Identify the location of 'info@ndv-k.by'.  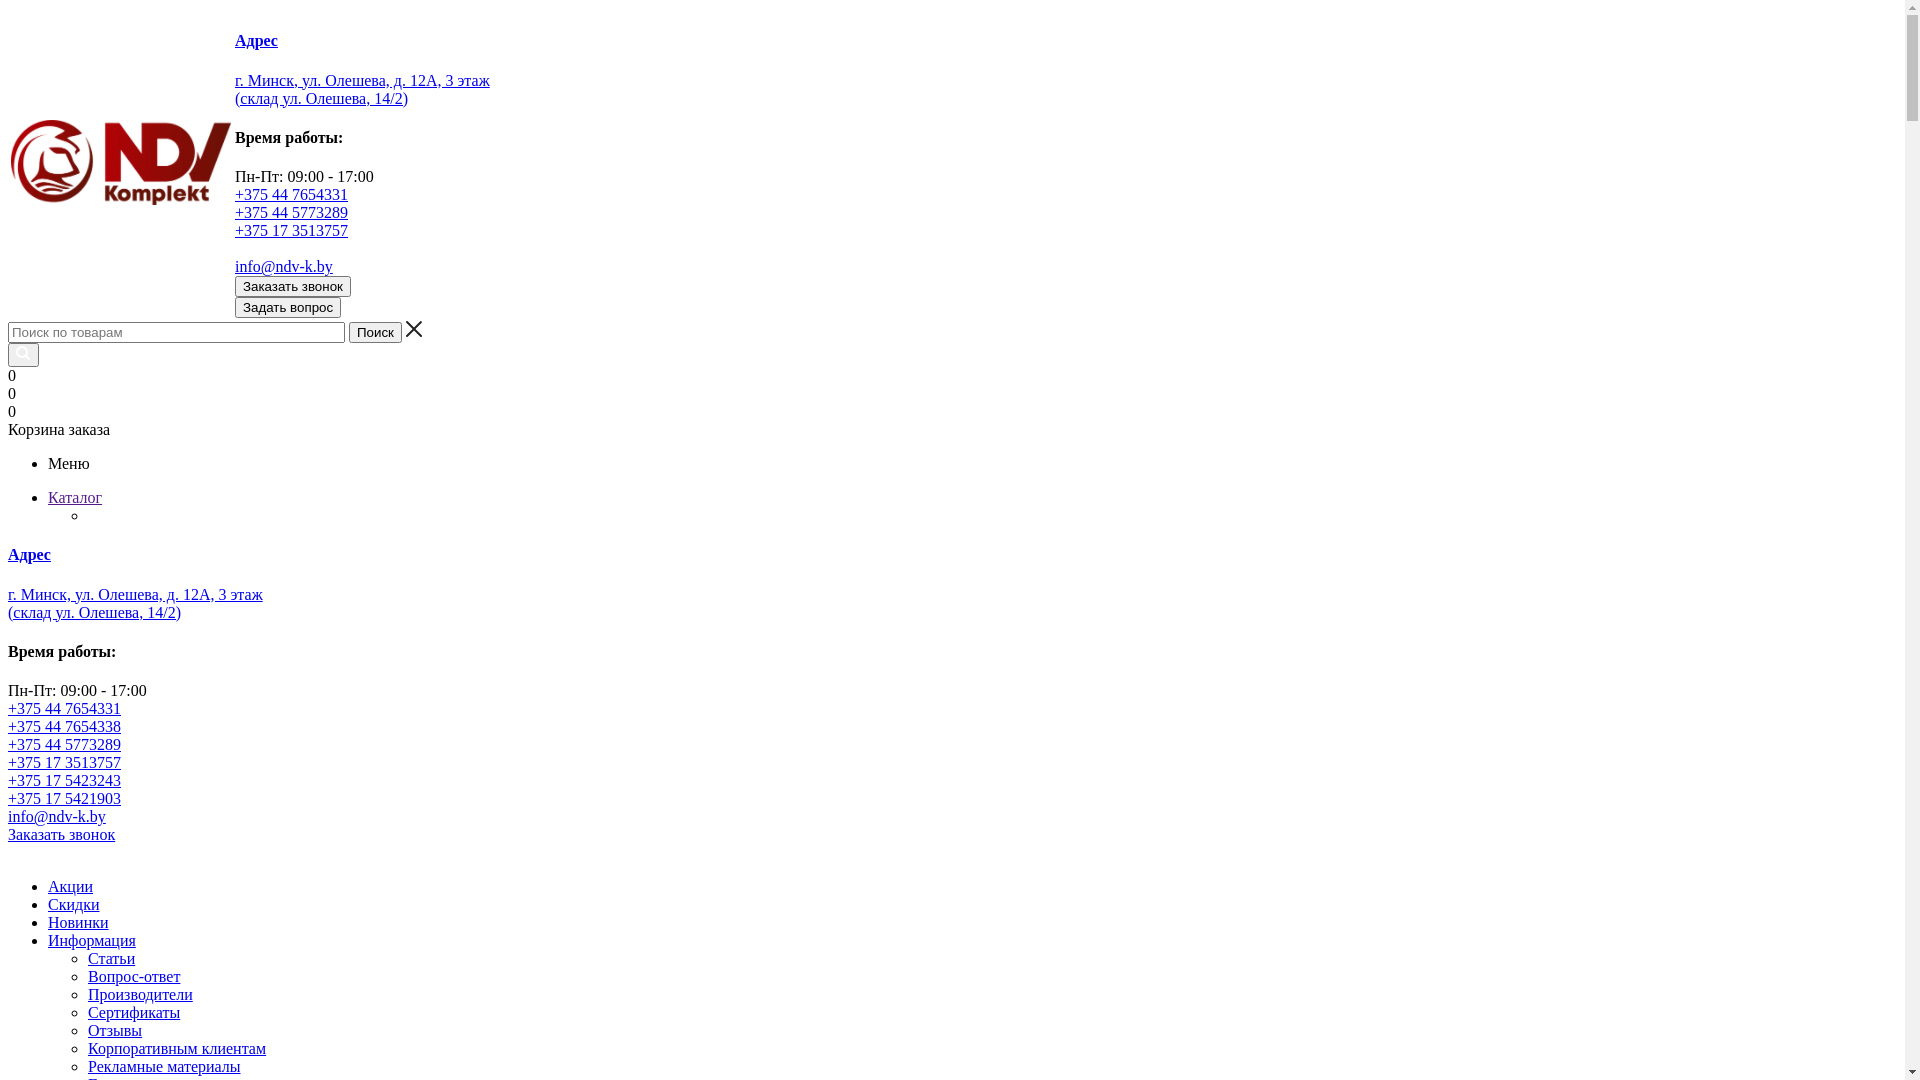
(57, 816).